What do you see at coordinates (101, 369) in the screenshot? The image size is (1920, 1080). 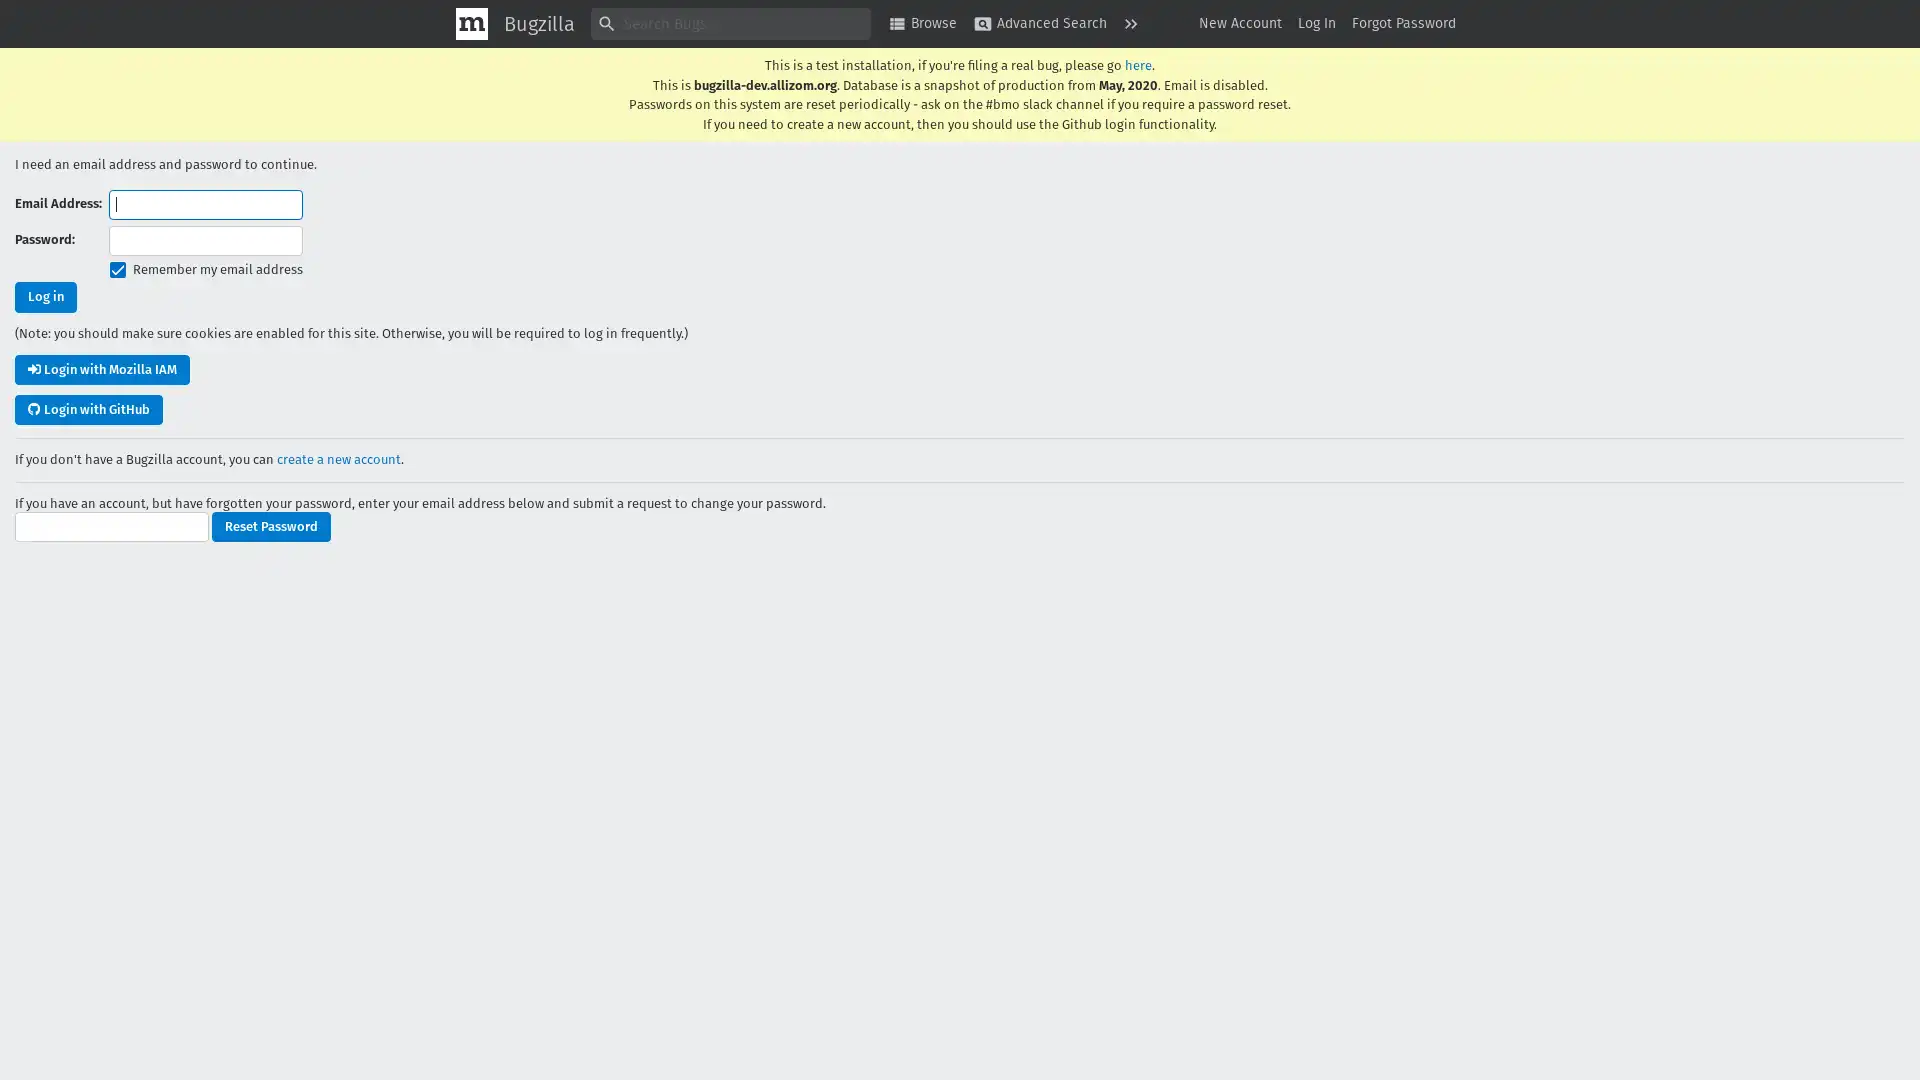 I see `Login with Mozilla IAM` at bounding box center [101, 369].